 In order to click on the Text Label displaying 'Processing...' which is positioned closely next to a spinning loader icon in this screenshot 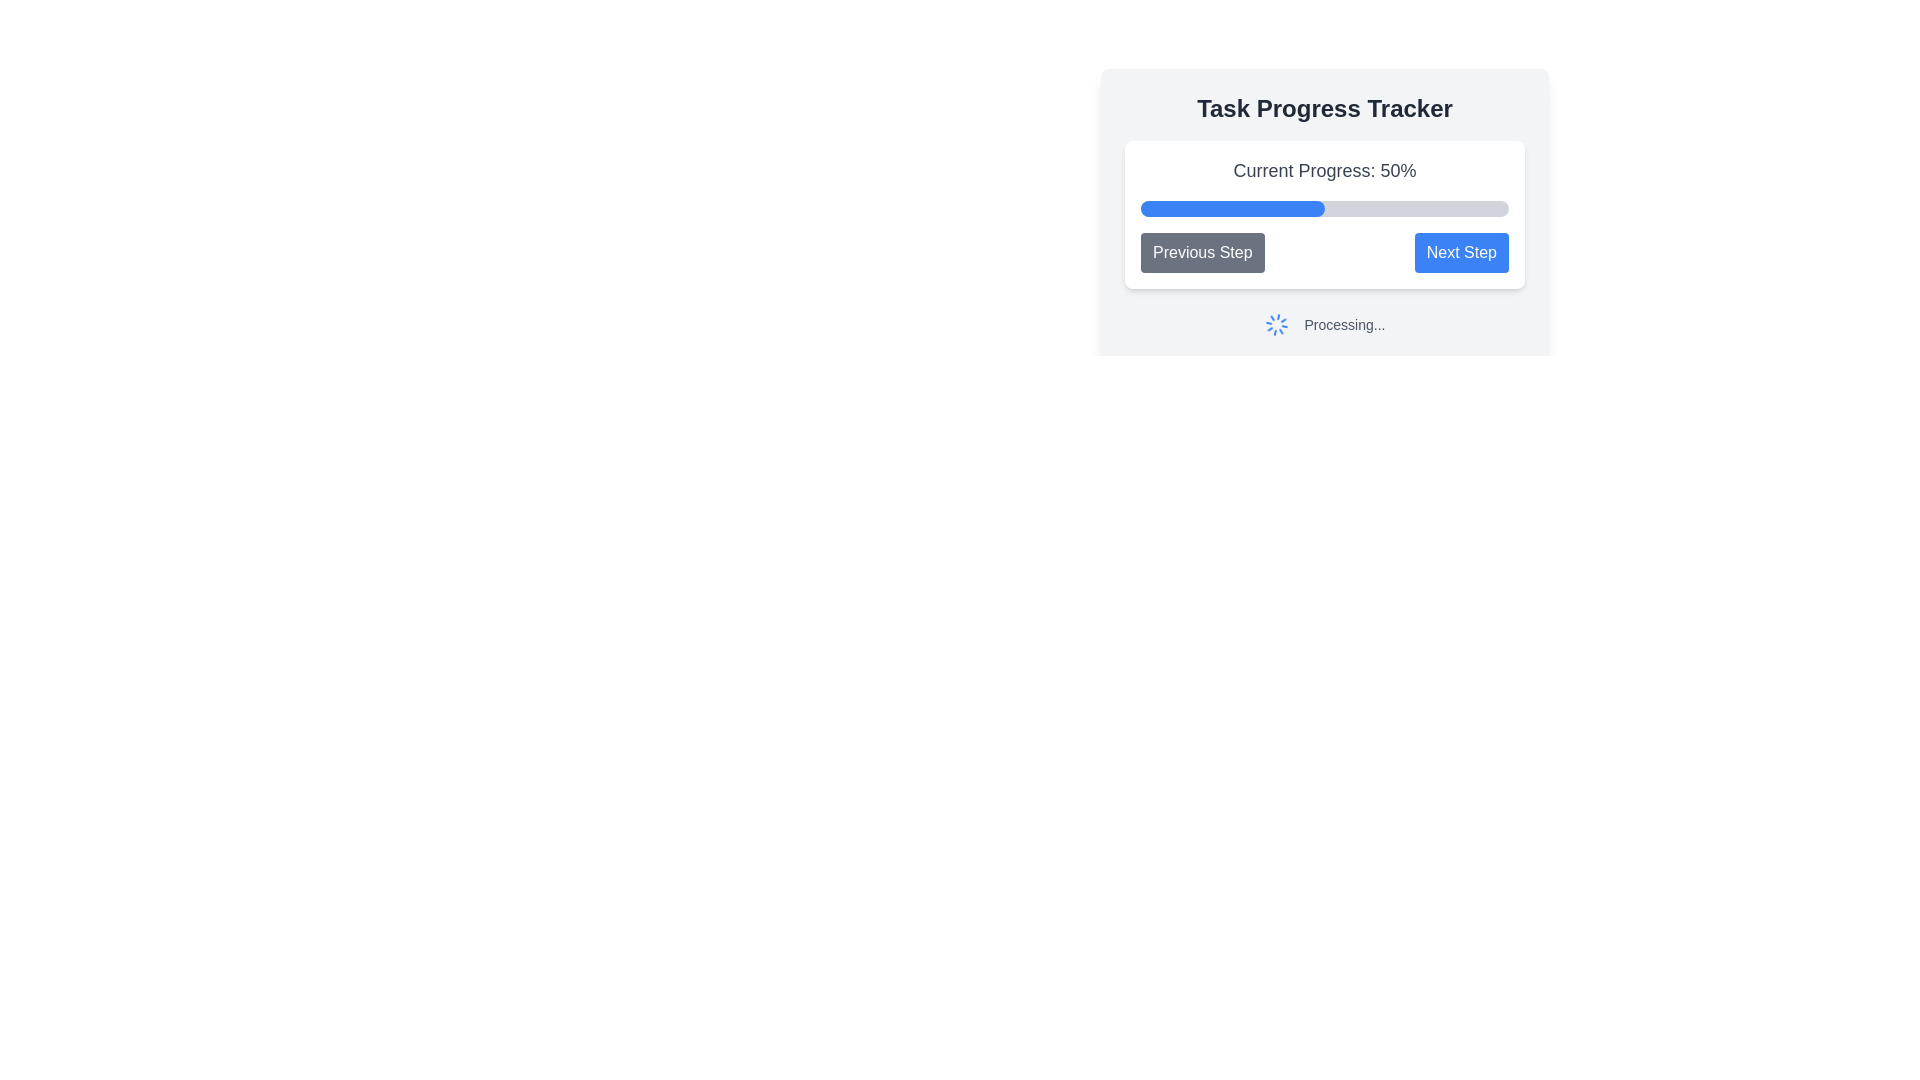, I will do `click(1344, 323)`.